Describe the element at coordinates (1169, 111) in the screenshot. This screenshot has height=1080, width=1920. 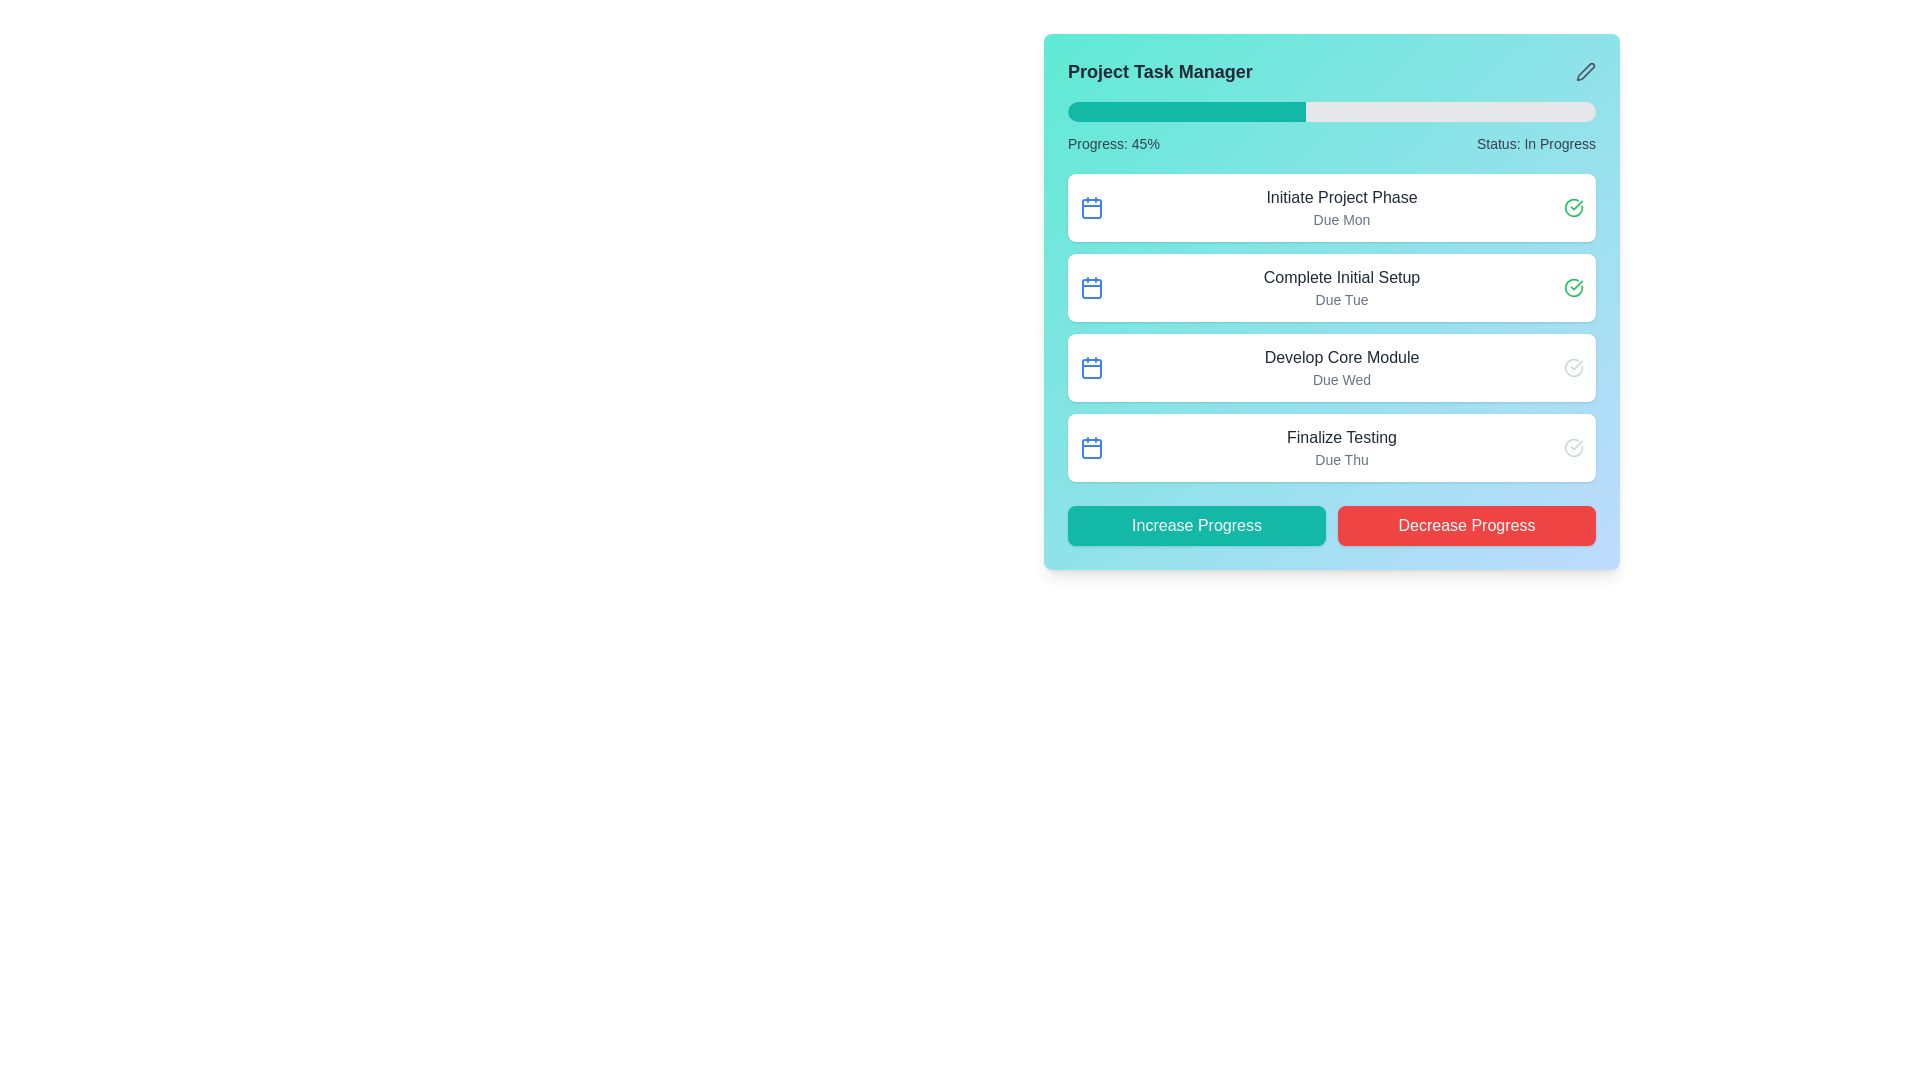
I see `the progress bar` at that location.